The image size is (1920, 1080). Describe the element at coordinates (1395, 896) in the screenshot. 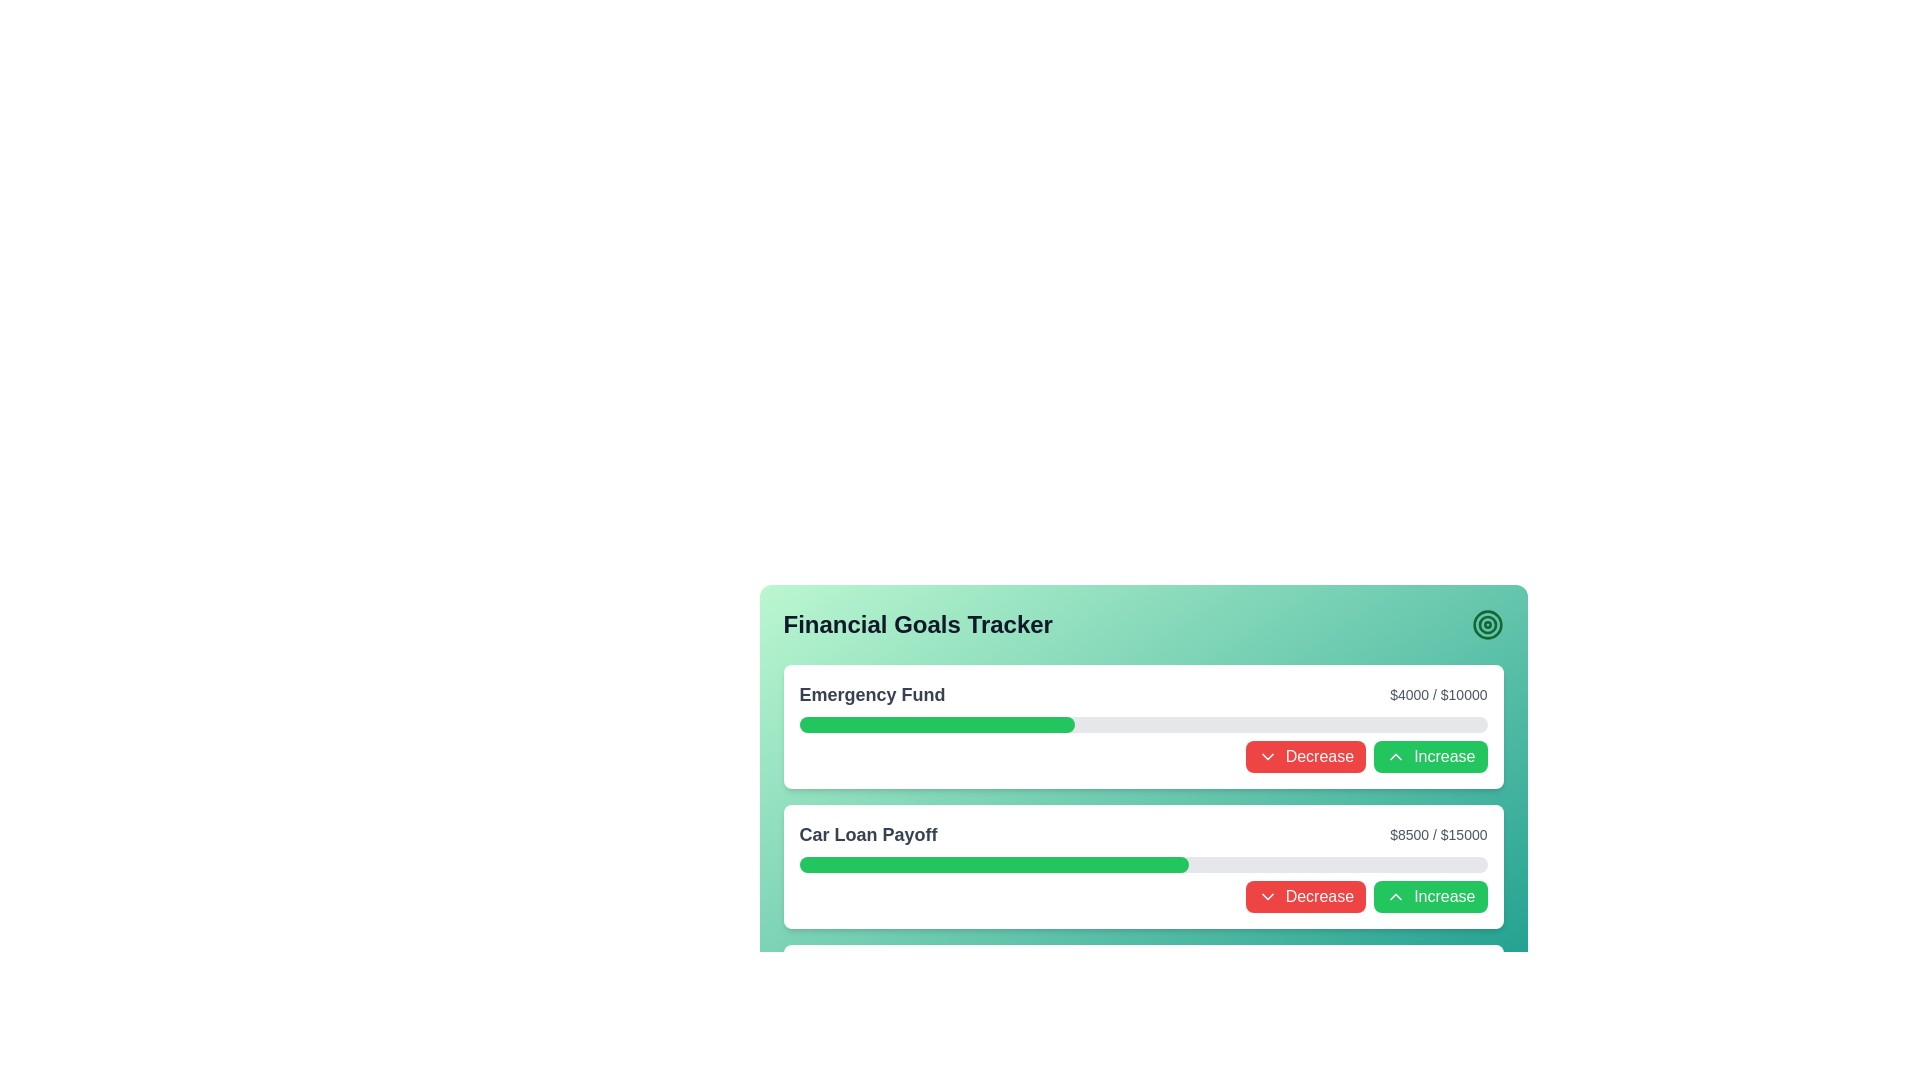

I see `the 'Increase' button that contains the icon for increasing a numerical value in the 'Car Loan Payoff' section of the financial tracker interface` at that location.